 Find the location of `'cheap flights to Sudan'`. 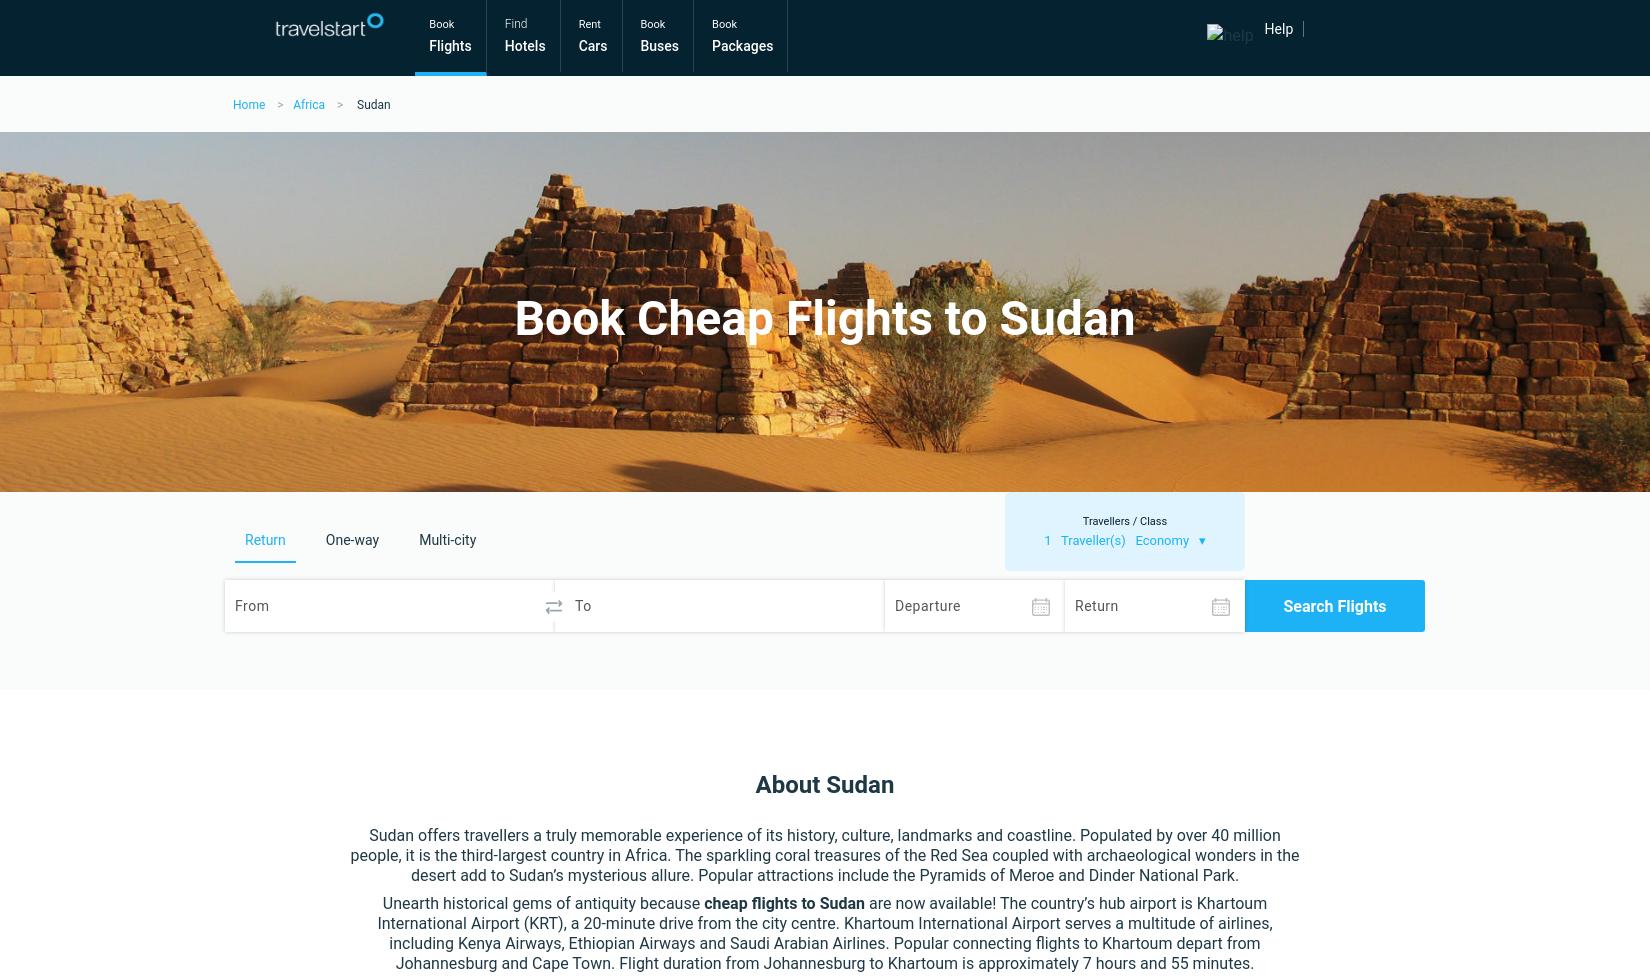

'cheap flights to Sudan' is located at coordinates (783, 903).